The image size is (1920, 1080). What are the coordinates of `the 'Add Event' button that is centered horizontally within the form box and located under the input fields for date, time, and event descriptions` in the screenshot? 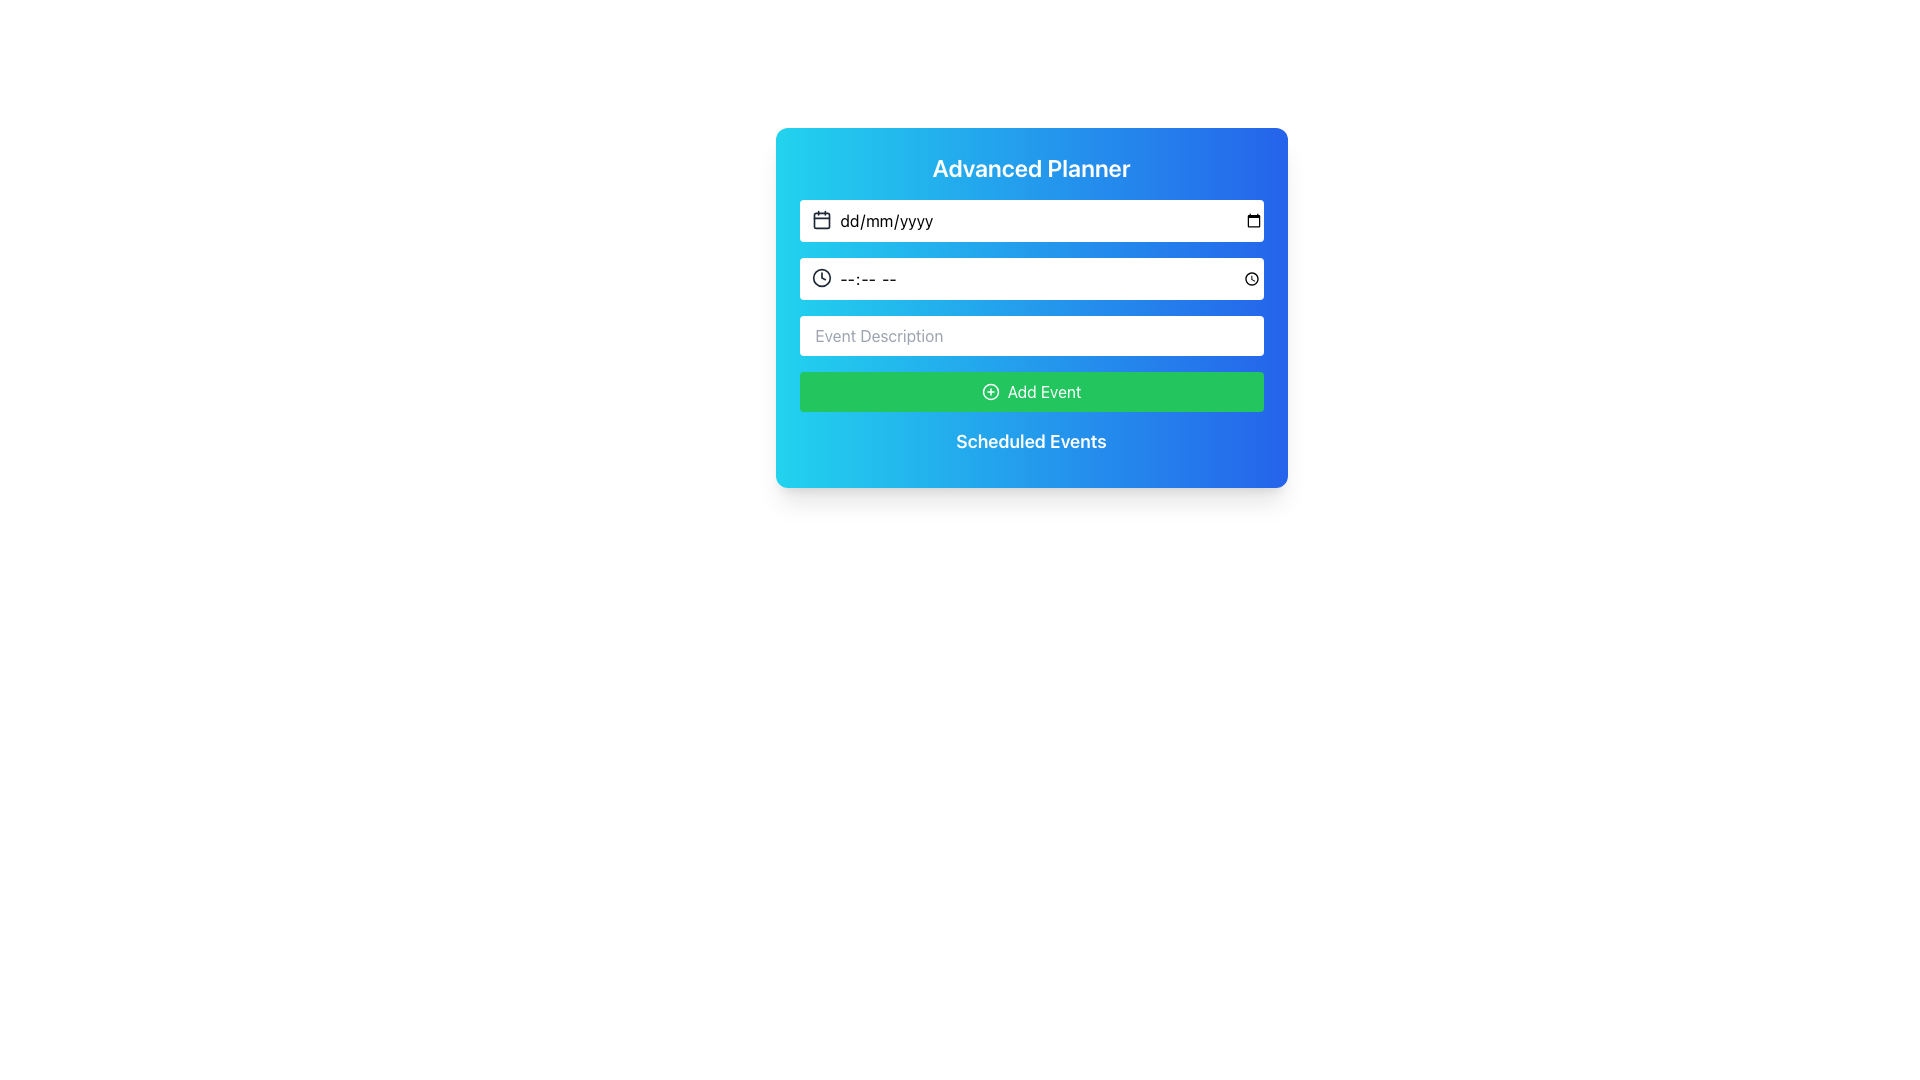 It's located at (1043, 392).